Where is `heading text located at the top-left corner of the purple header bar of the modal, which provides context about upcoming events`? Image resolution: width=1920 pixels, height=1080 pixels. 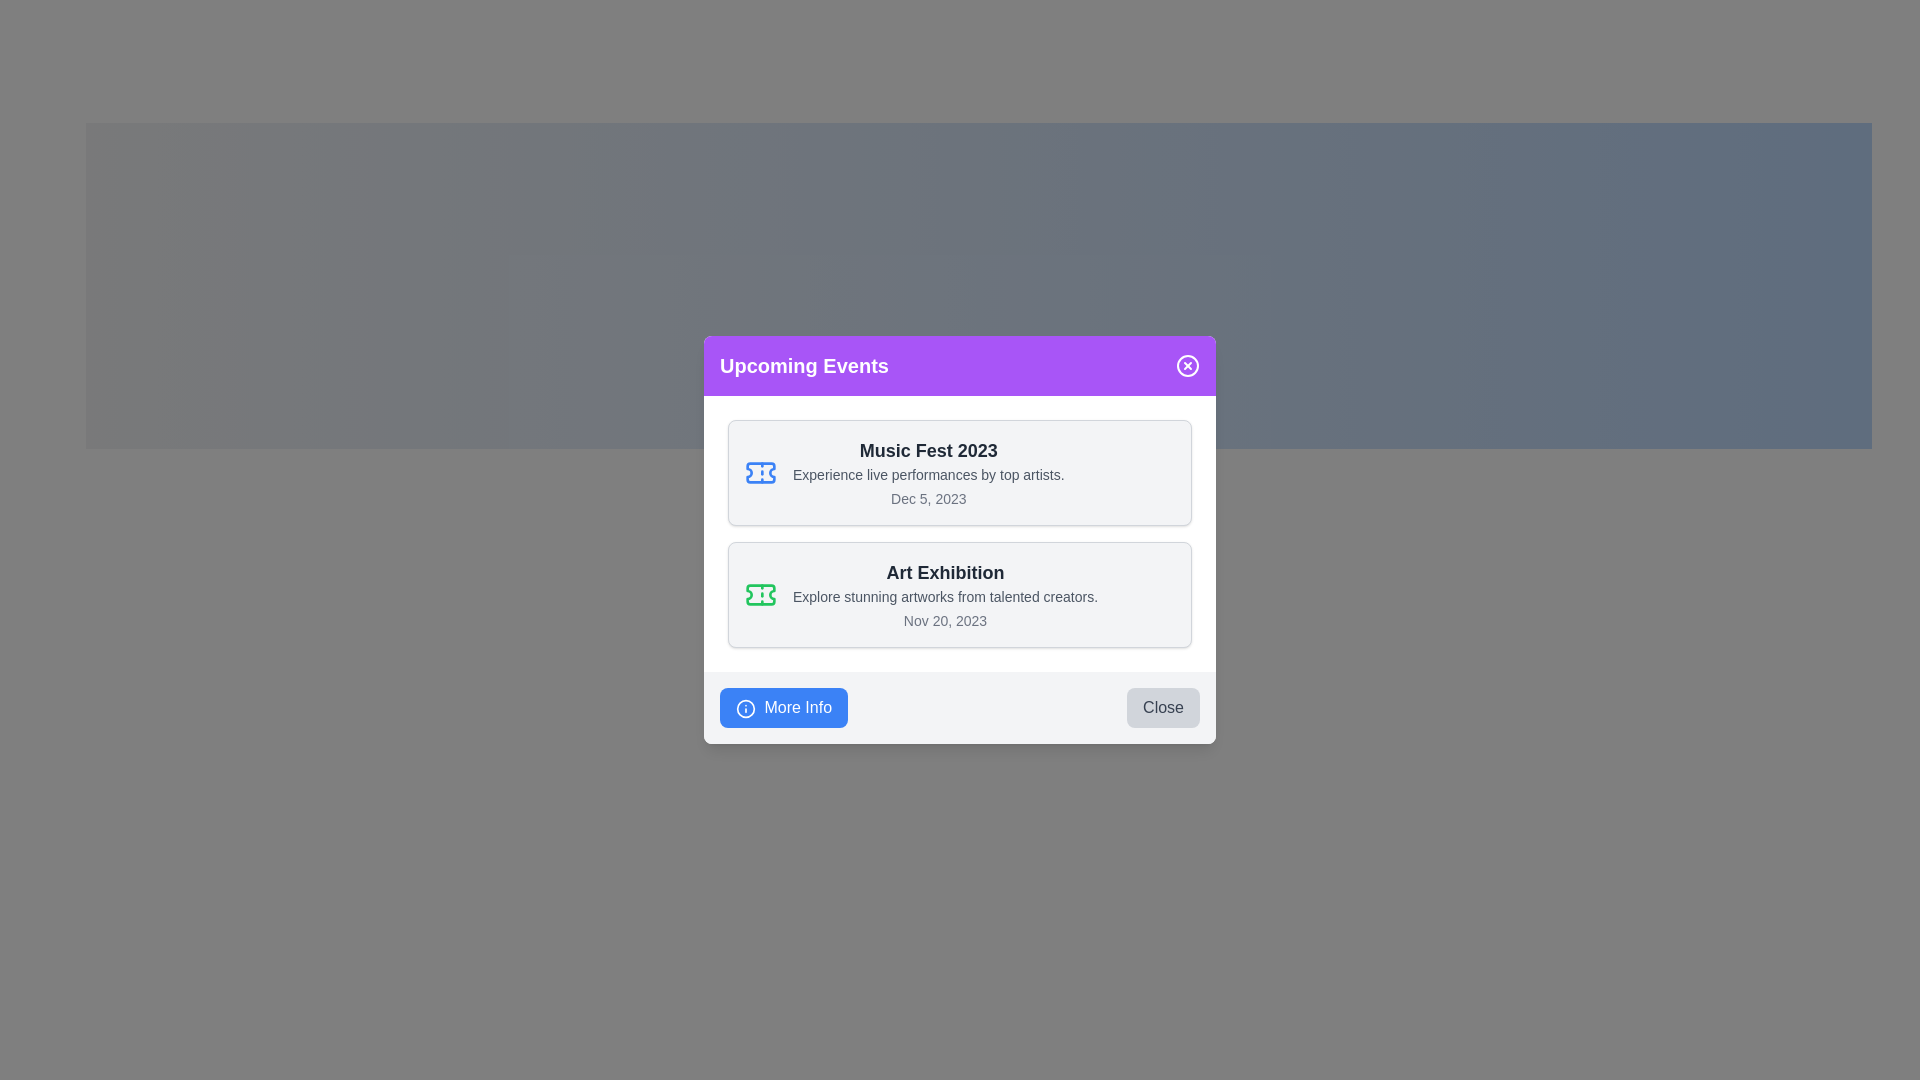
heading text located at the top-left corner of the purple header bar of the modal, which provides context about upcoming events is located at coordinates (804, 366).